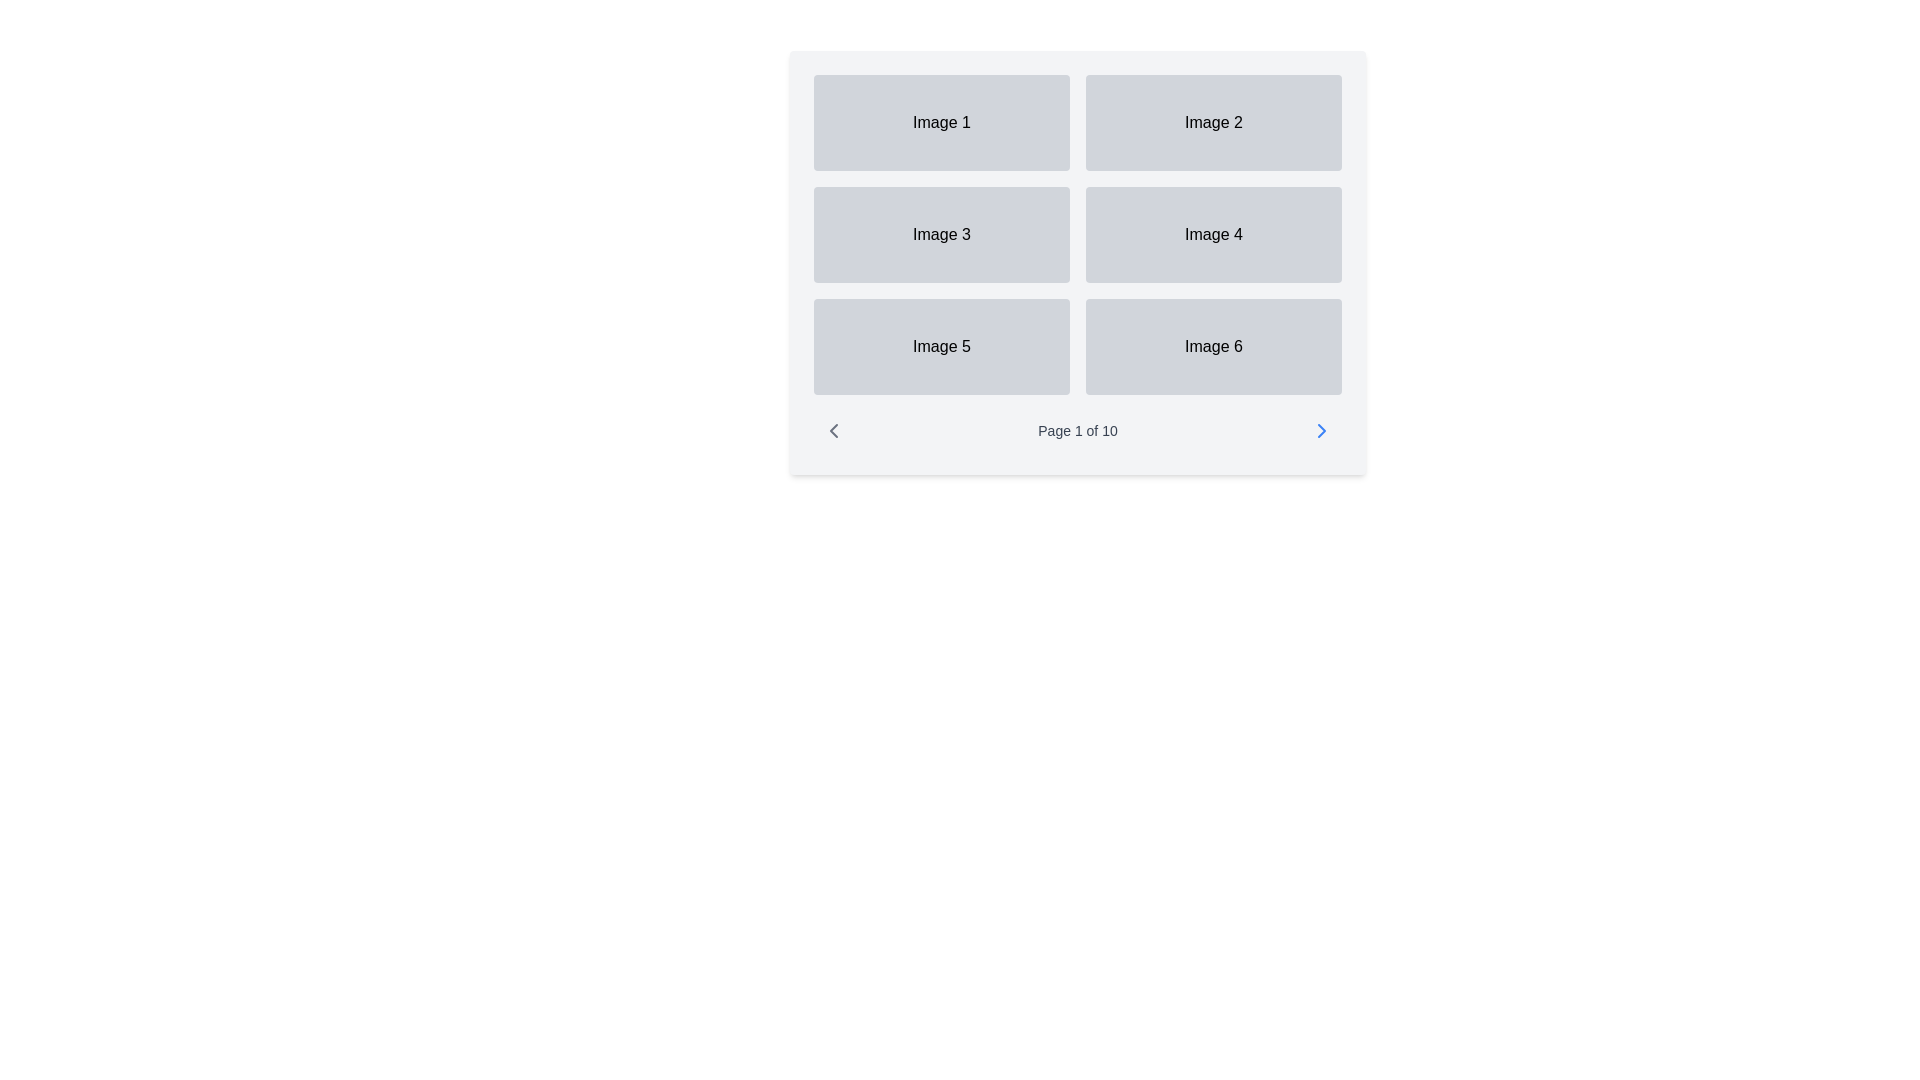 Image resolution: width=1920 pixels, height=1080 pixels. Describe the element at coordinates (1213, 123) in the screenshot. I see `the static visual placeholder or label located in the grid, which is the second item in the top row, to the right of 'Image 1'` at that location.